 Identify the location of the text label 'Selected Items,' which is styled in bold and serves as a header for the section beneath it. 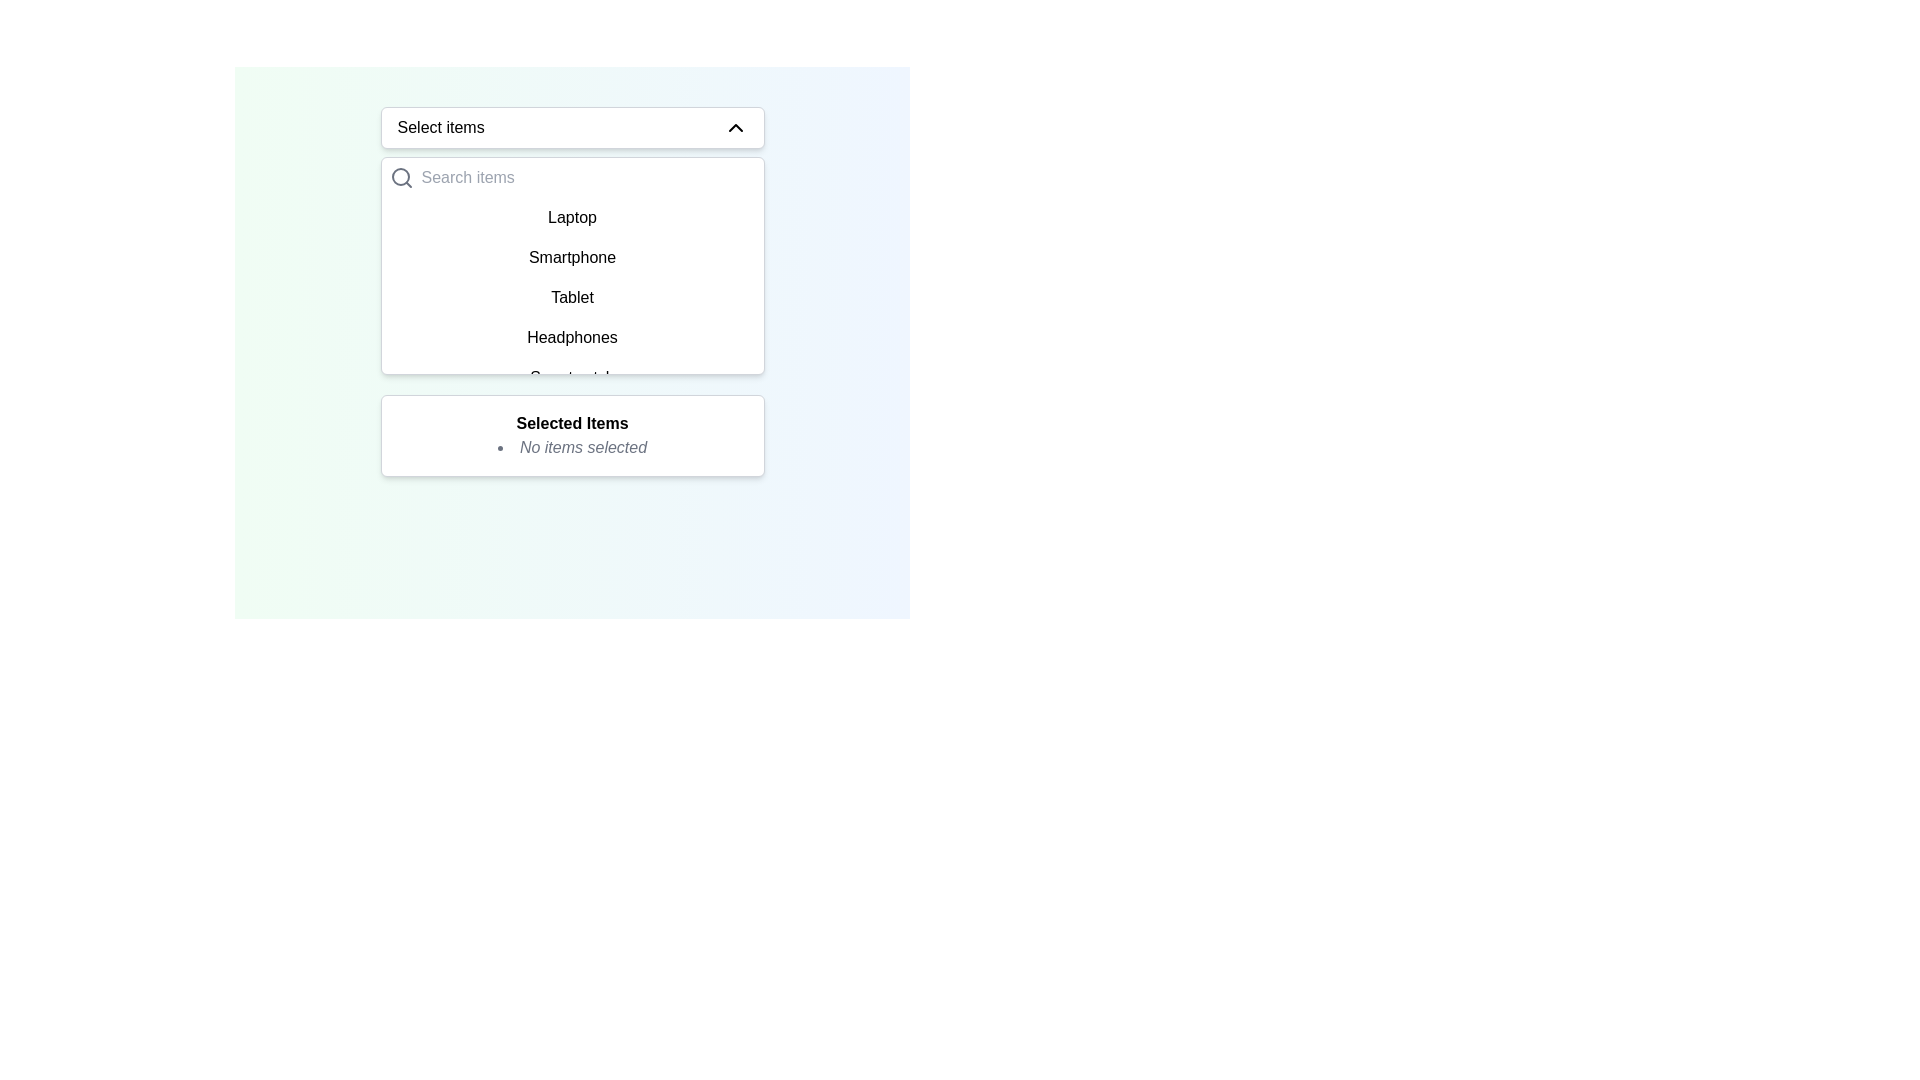
(571, 423).